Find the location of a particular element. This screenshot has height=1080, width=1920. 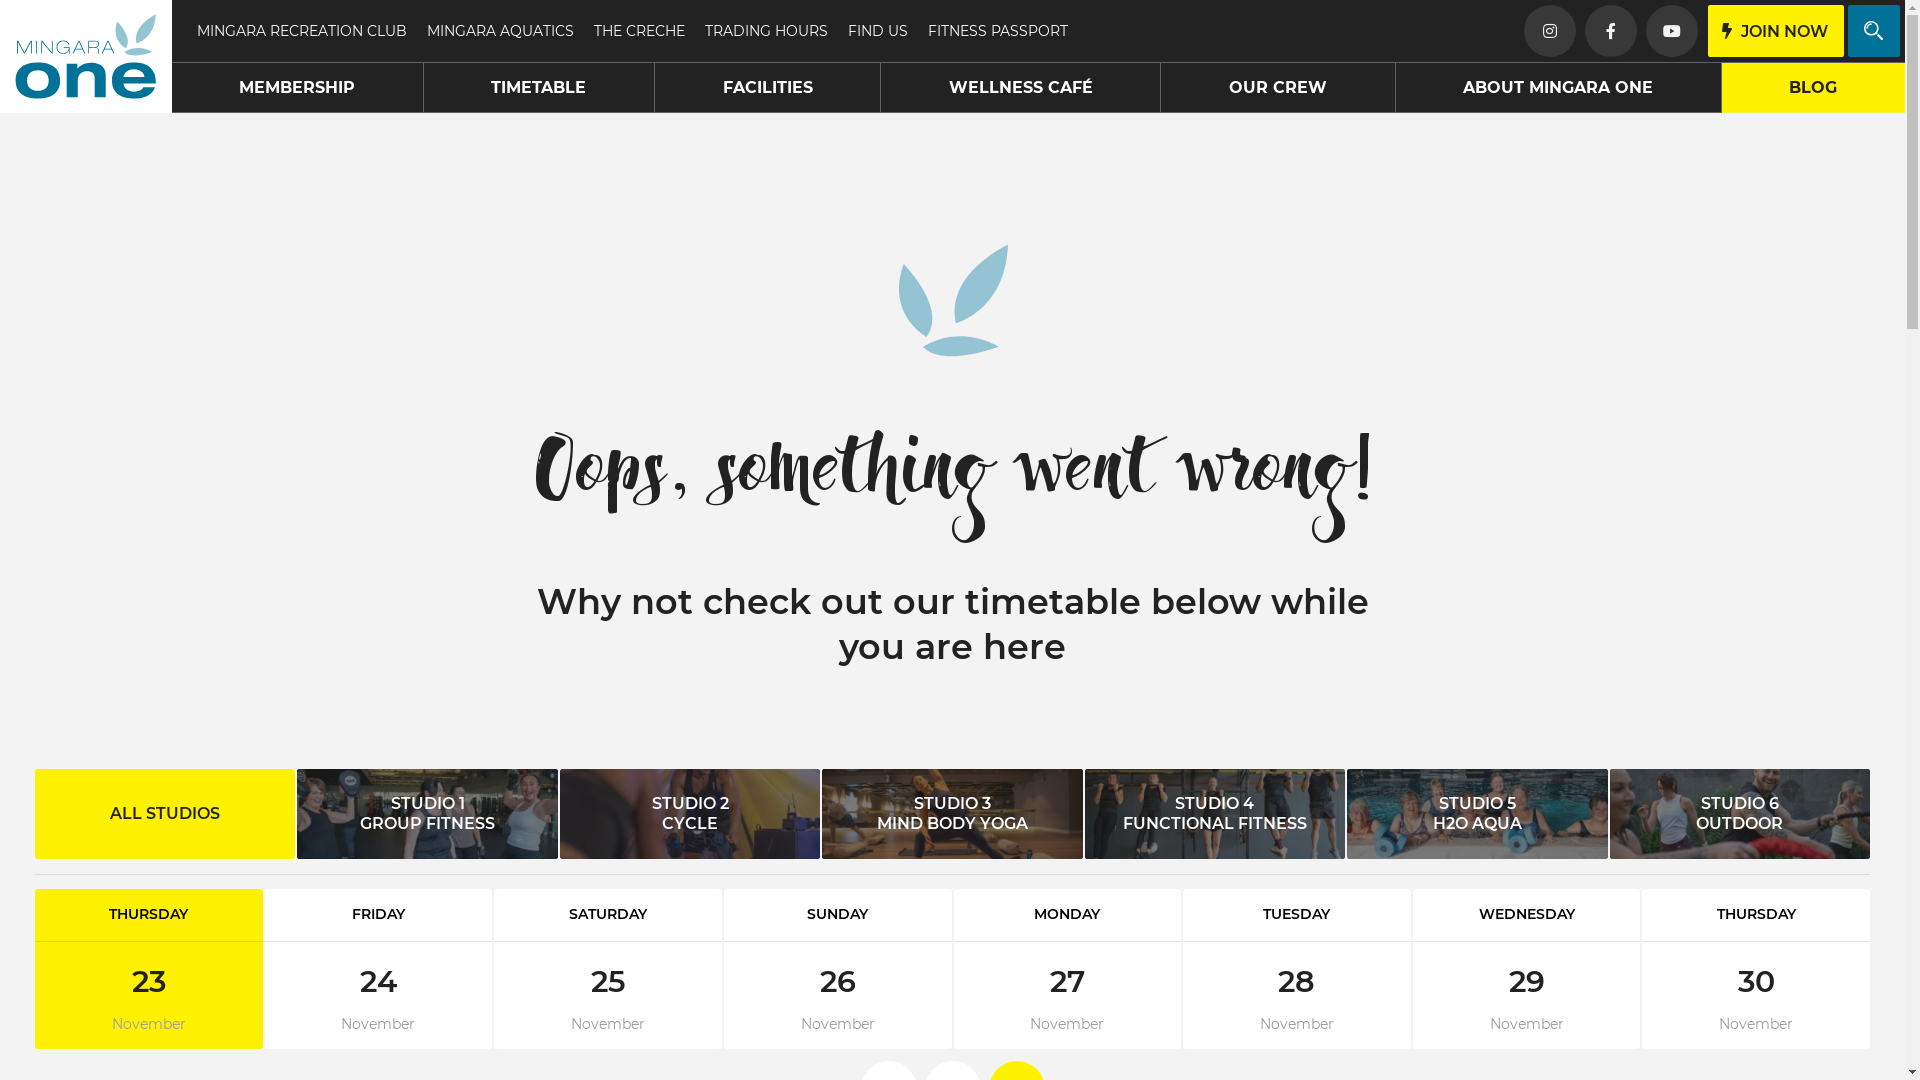

'FITNESS PASSPORT' is located at coordinates (998, 30).